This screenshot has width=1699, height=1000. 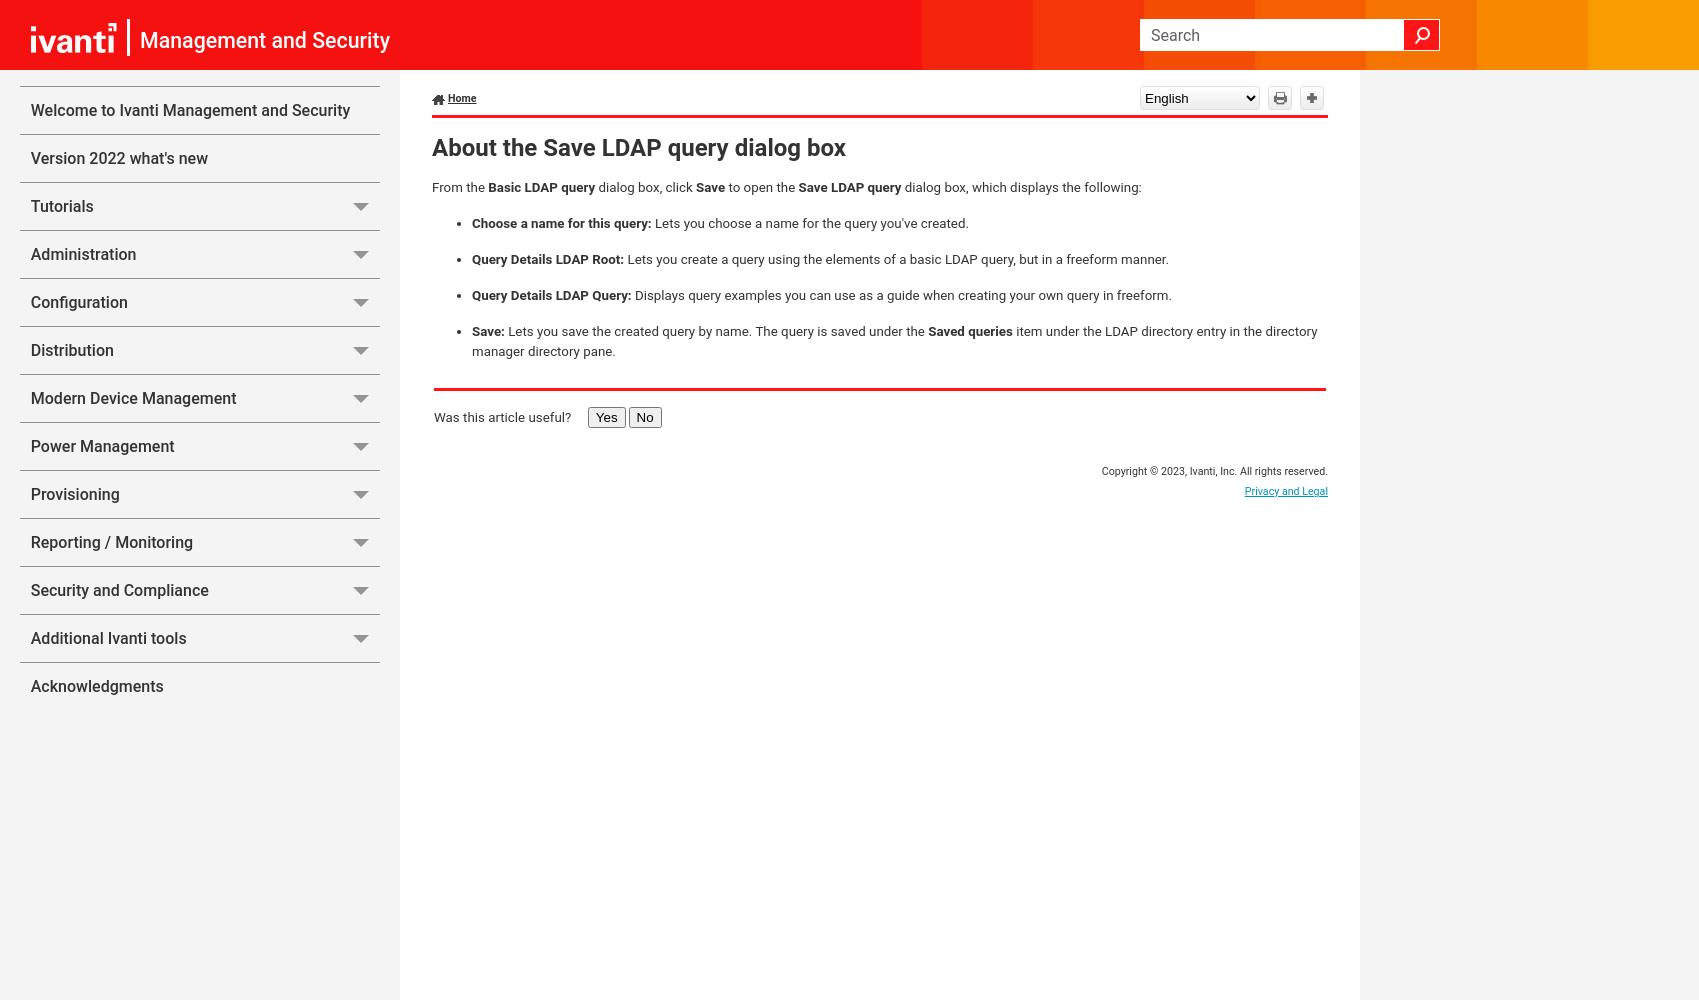 What do you see at coordinates (30, 686) in the screenshot?
I see `'Acknowledgments'` at bounding box center [30, 686].